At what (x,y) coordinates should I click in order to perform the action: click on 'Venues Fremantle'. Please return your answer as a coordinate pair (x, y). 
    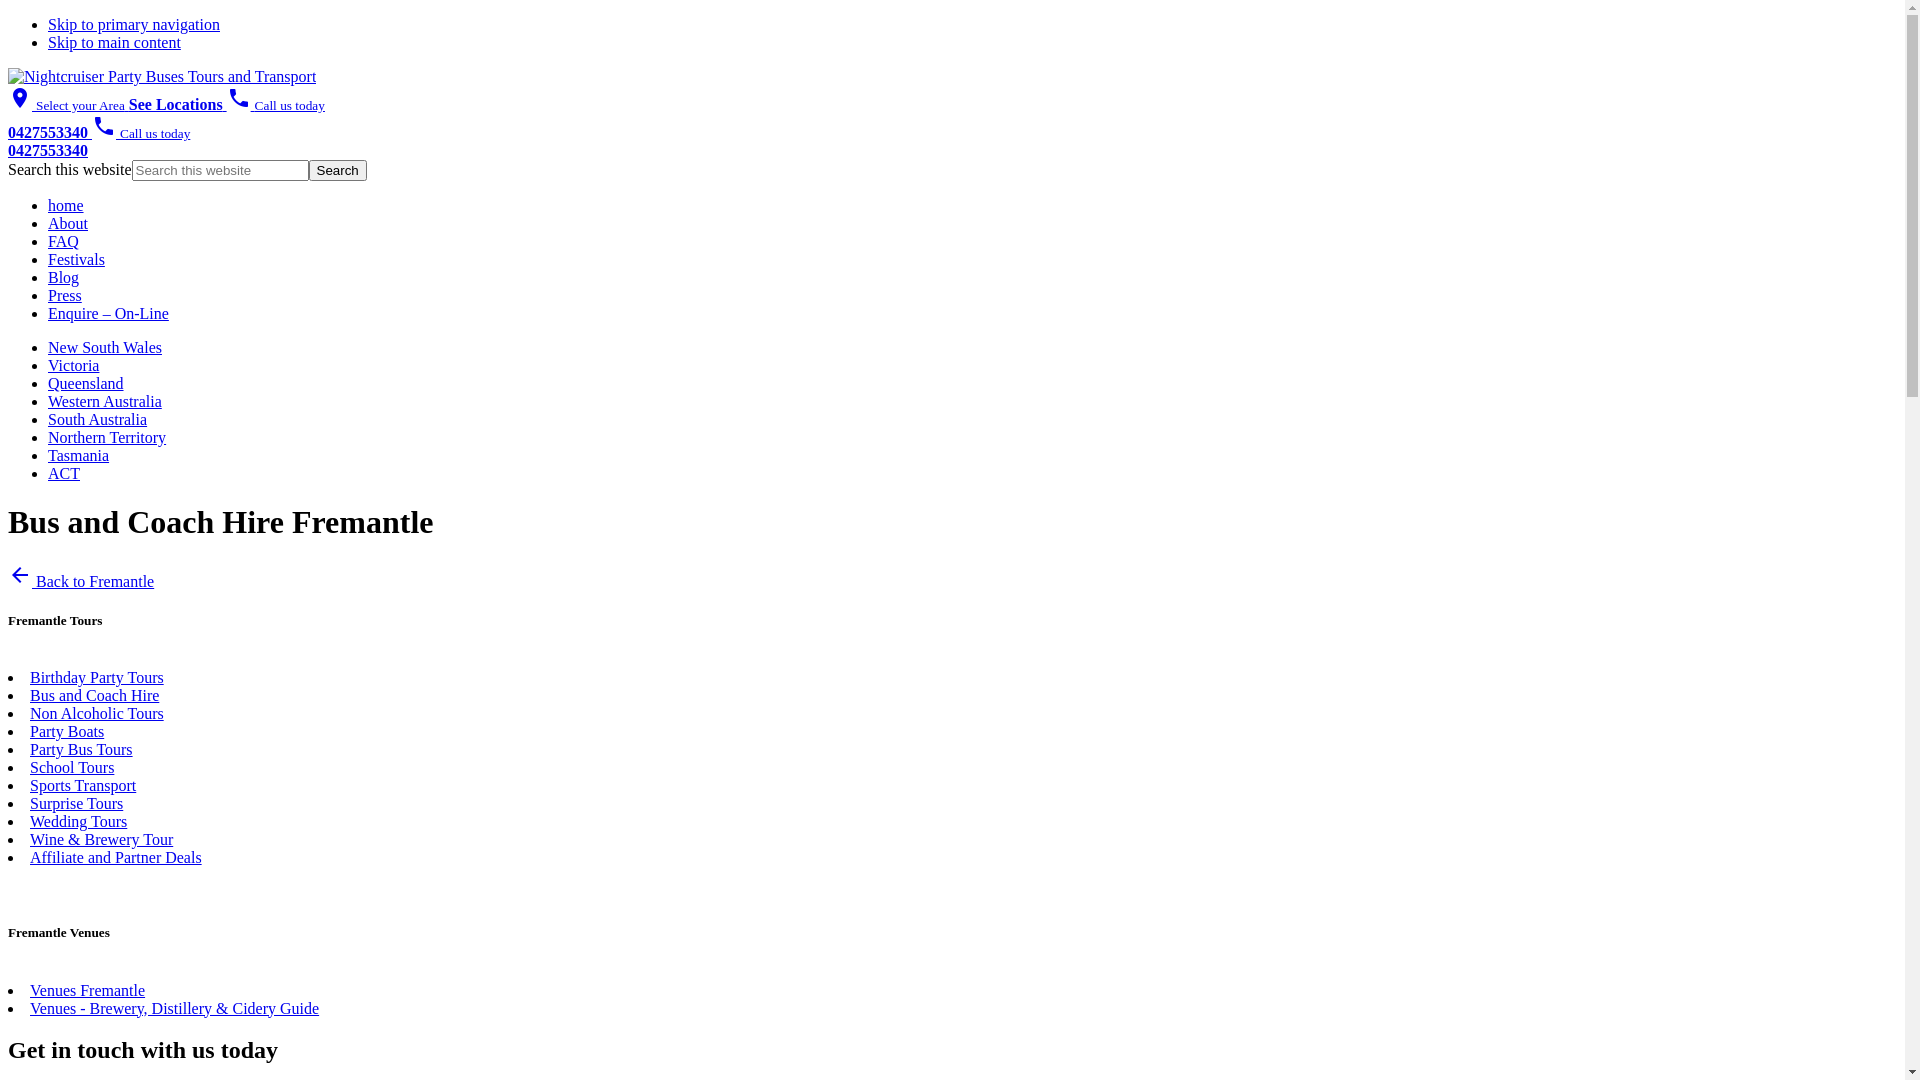
    Looking at the image, I should click on (86, 990).